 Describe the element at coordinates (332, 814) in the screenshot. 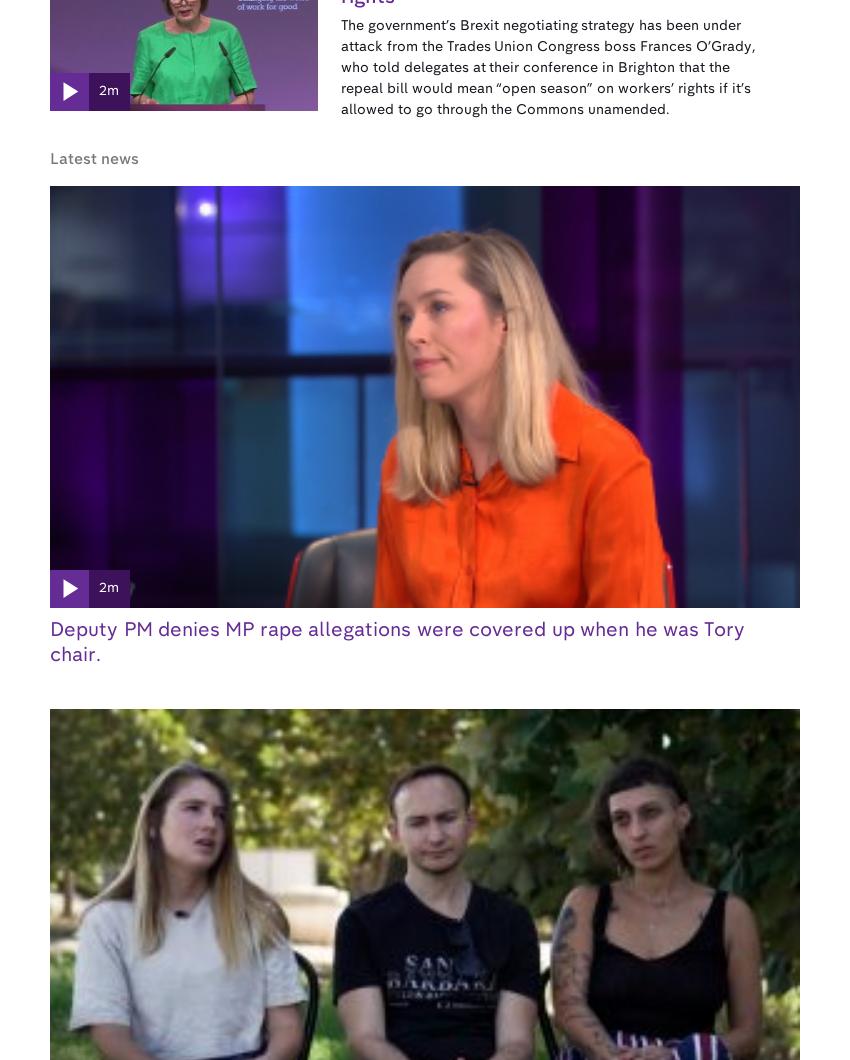

I see `'4Corporate'` at that location.